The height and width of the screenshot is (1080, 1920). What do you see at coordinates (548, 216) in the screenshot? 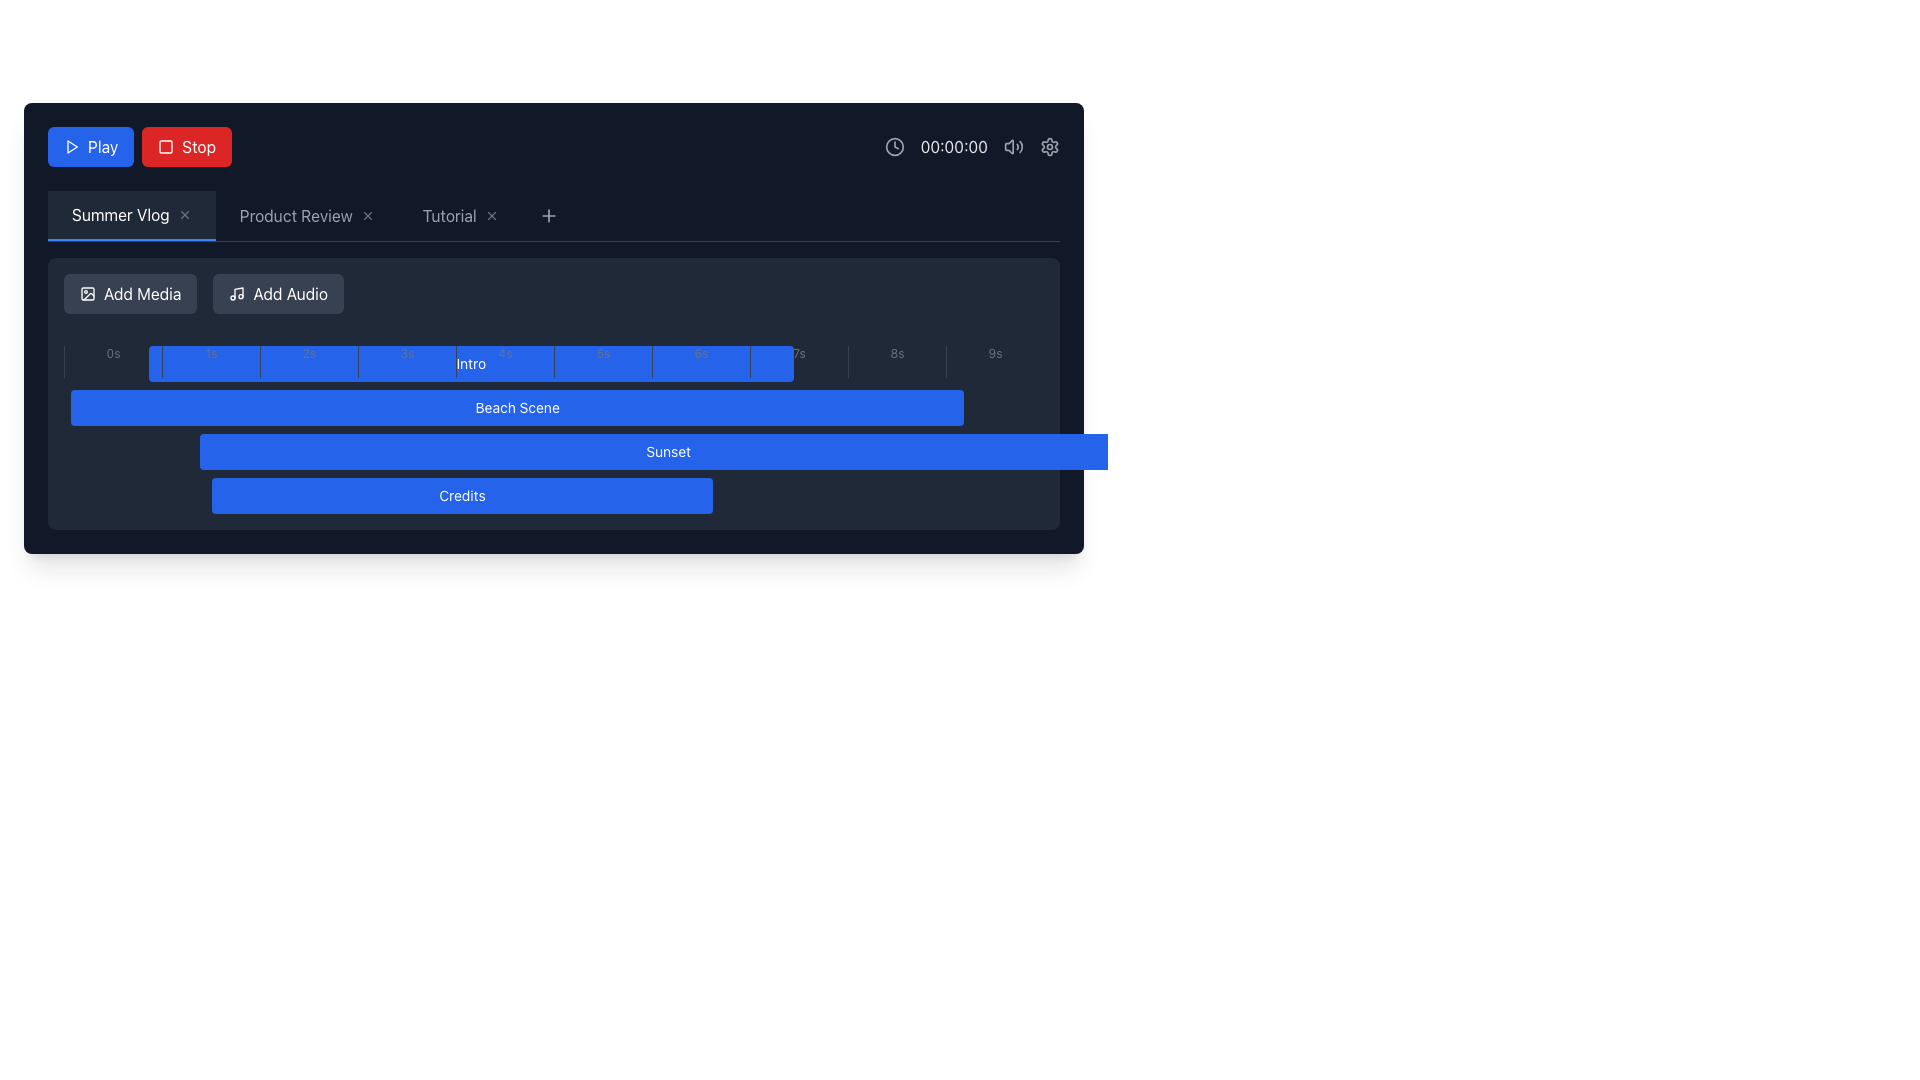
I see `the icon-based button located in the navigation bar after the 'Tutorial' label` at bounding box center [548, 216].